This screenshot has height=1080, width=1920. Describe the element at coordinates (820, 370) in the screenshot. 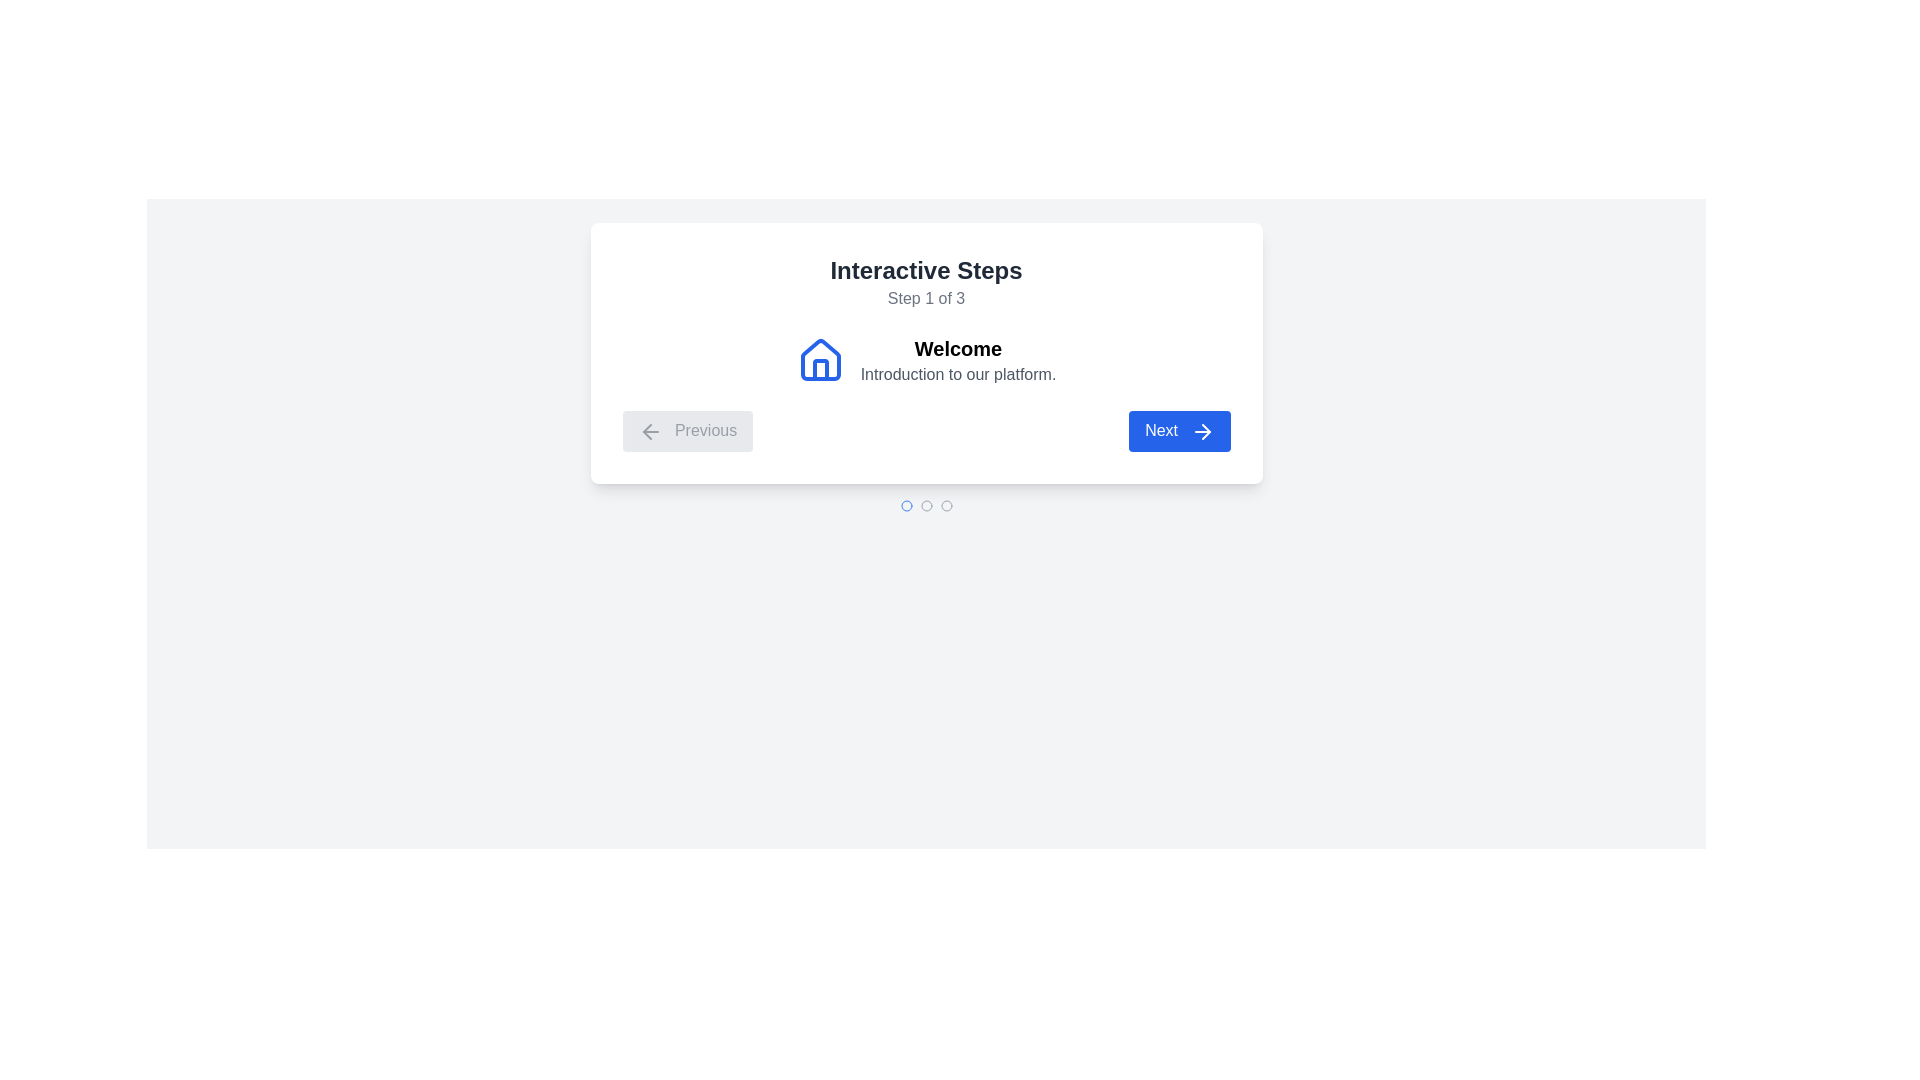

I see `the door icon located in the lower central portion of the house icon within the interface card` at that location.